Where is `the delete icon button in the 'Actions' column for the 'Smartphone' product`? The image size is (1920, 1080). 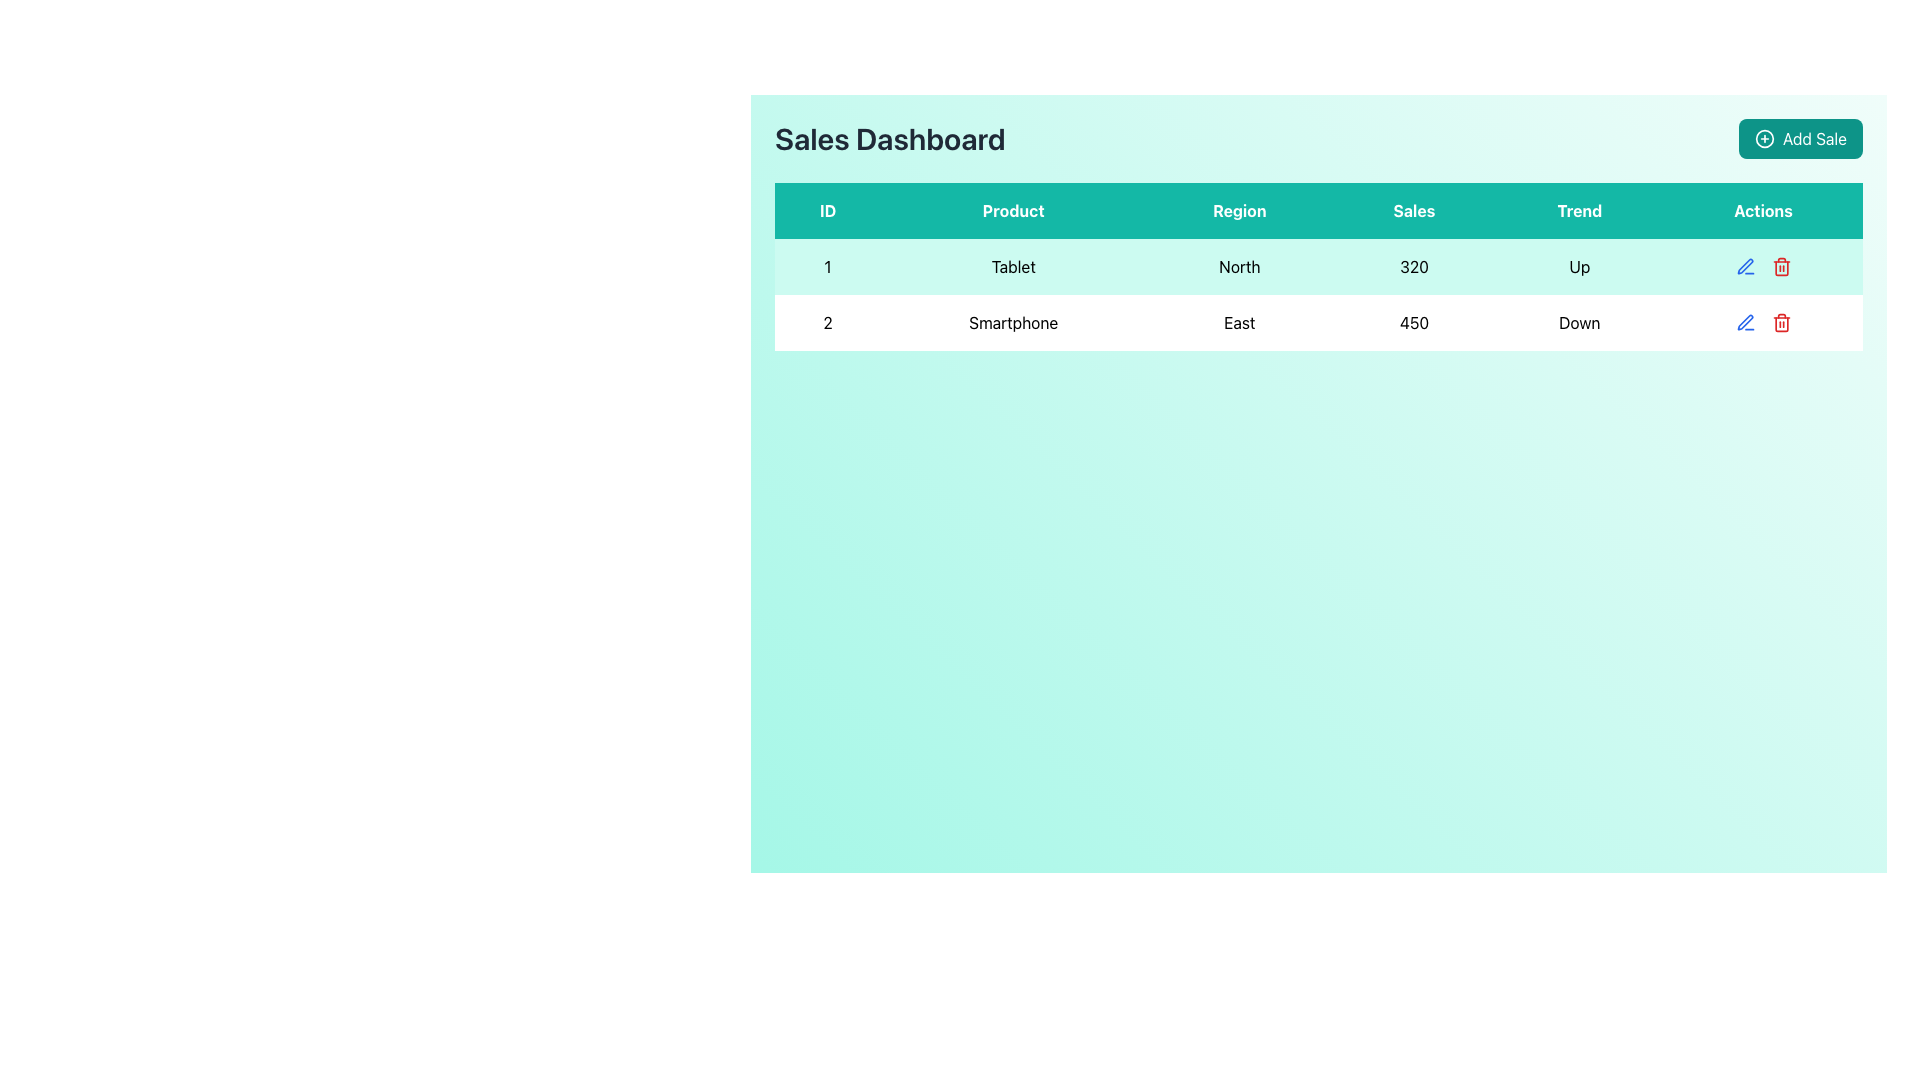
the delete icon button in the 'Actions' column for the 'Smartphone' product is located at coordinates (1781, 322).